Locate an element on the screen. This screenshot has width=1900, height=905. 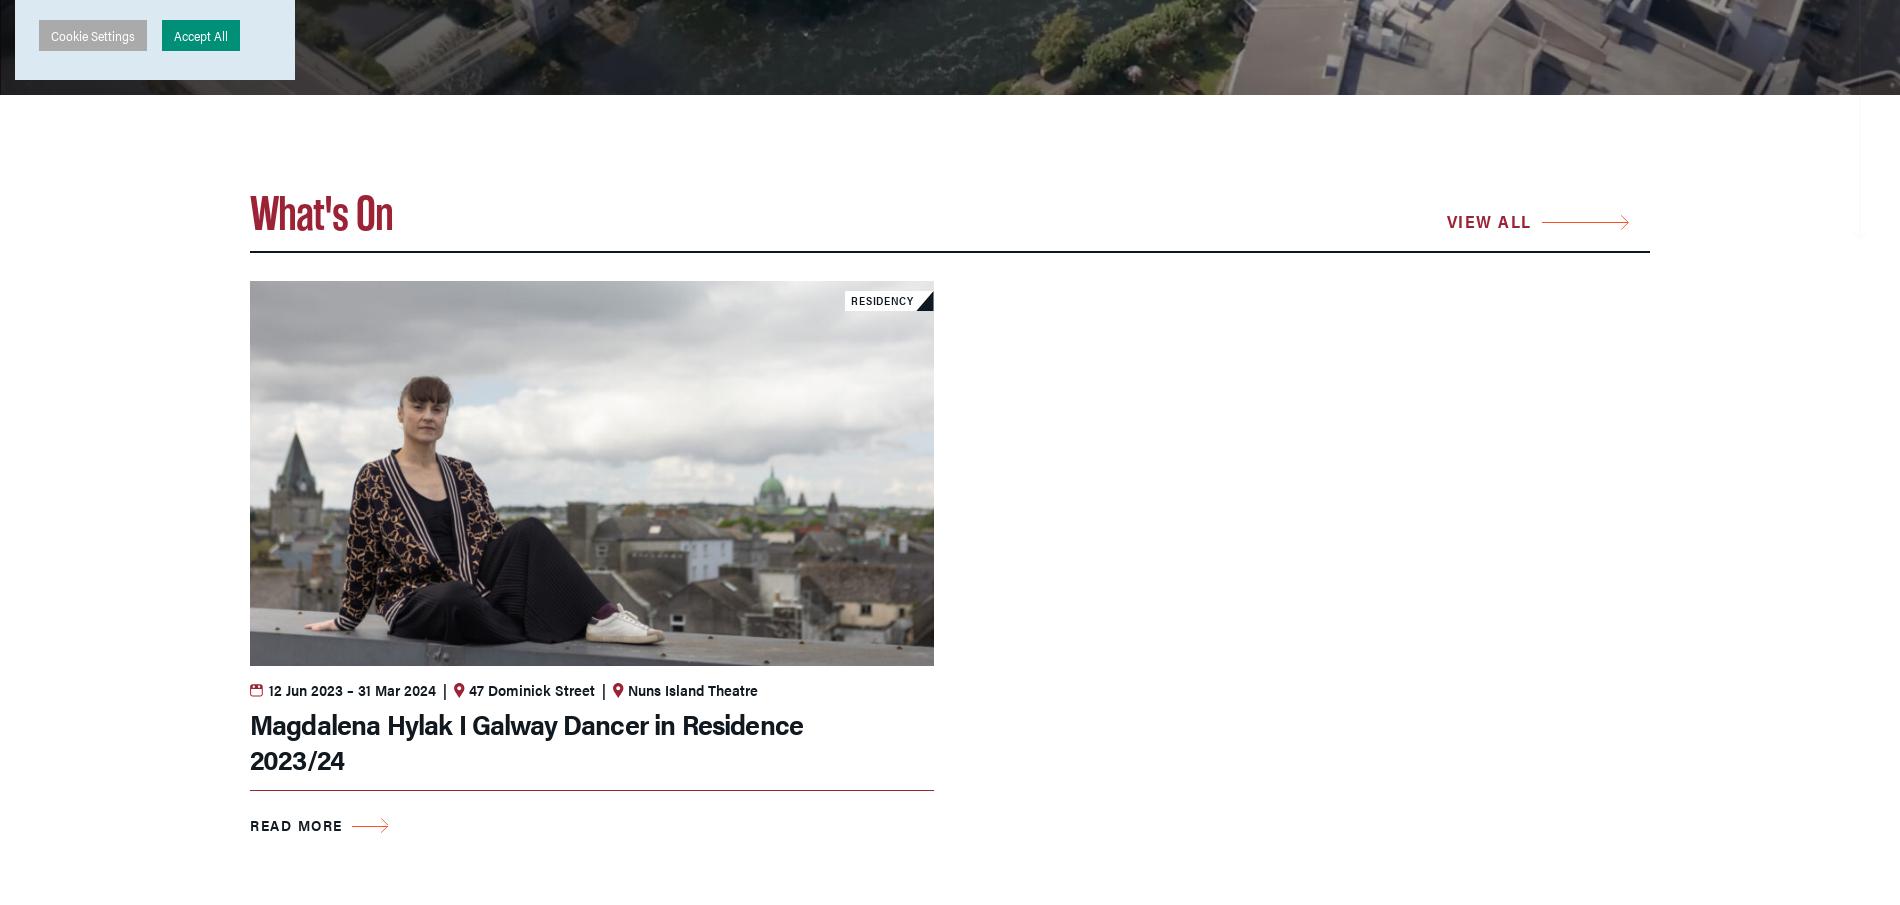
'– 31 Mar 2024' is located at coordinates (344, 688).